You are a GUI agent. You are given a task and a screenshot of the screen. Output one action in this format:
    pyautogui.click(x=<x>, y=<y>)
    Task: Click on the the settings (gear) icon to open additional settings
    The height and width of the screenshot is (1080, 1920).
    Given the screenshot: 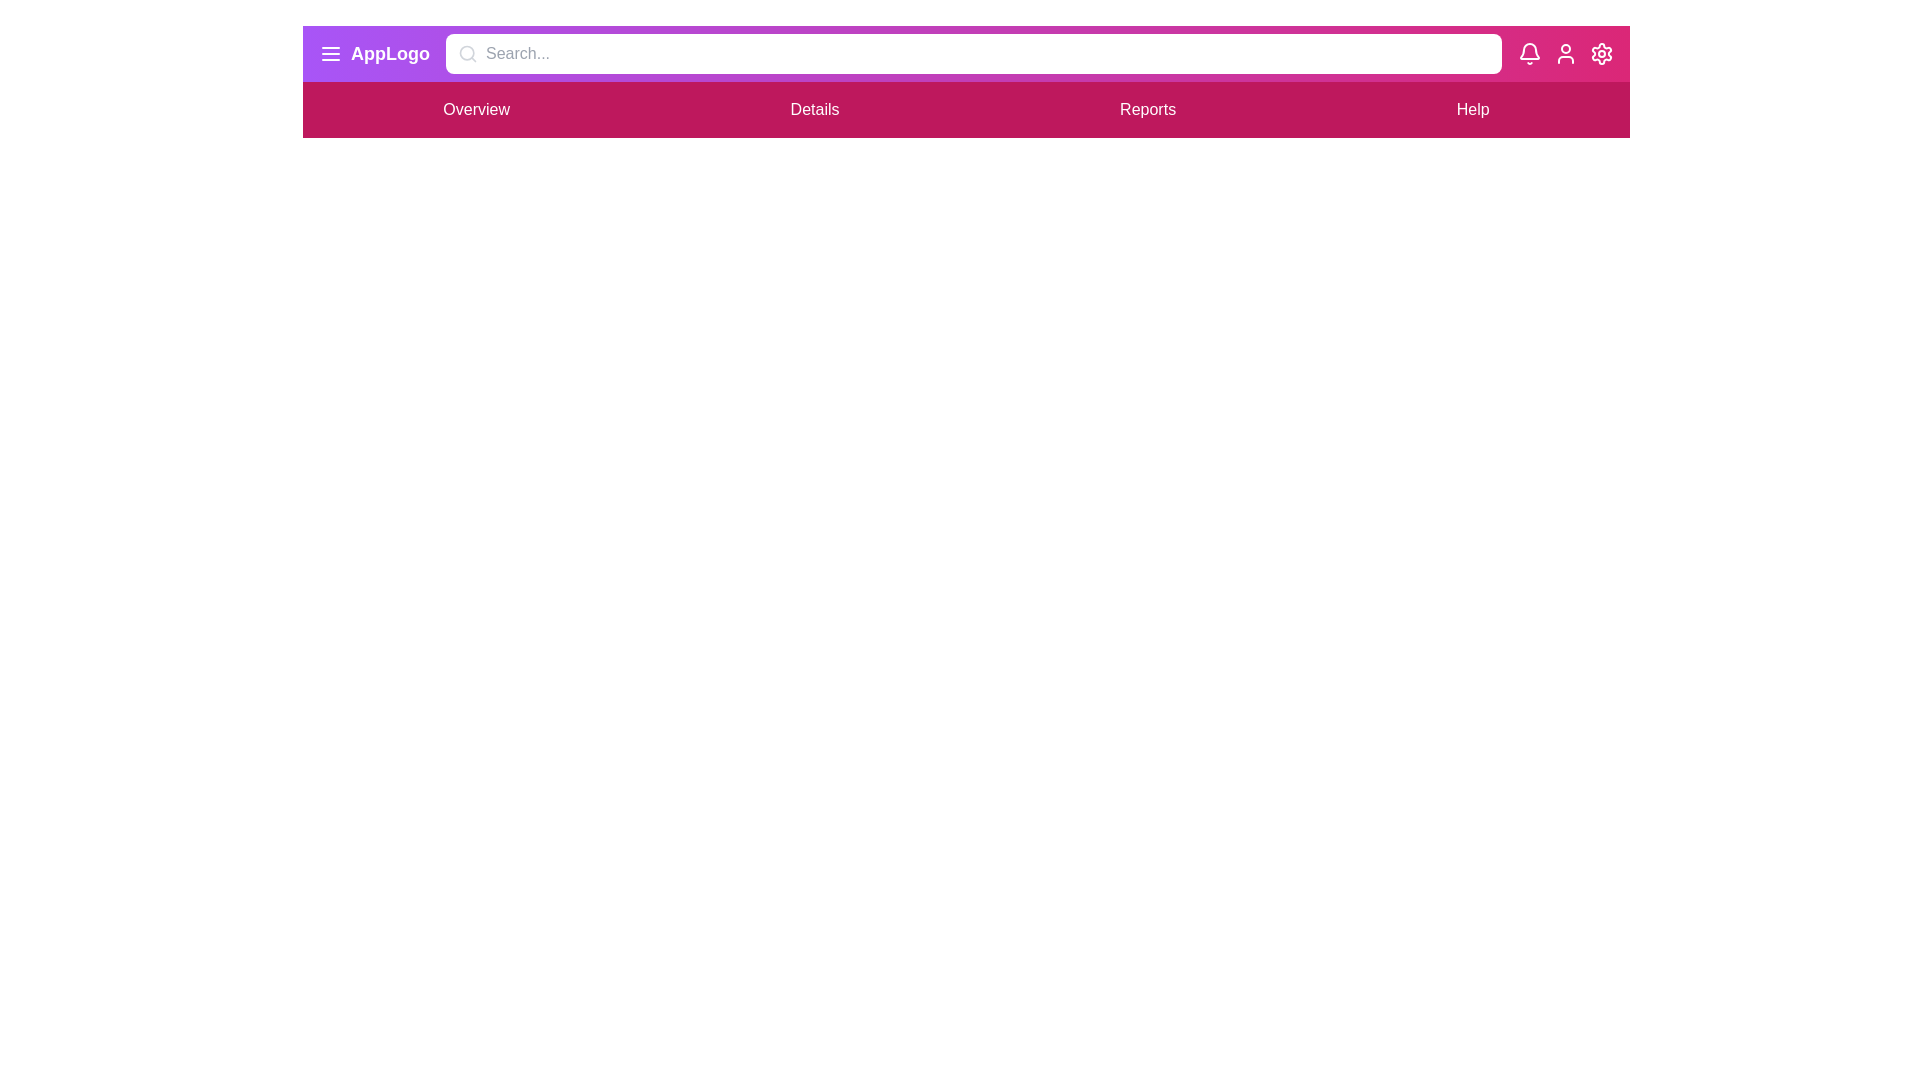 What is the action you would take?
    pyautogui.click(x=1602, y=53)
    